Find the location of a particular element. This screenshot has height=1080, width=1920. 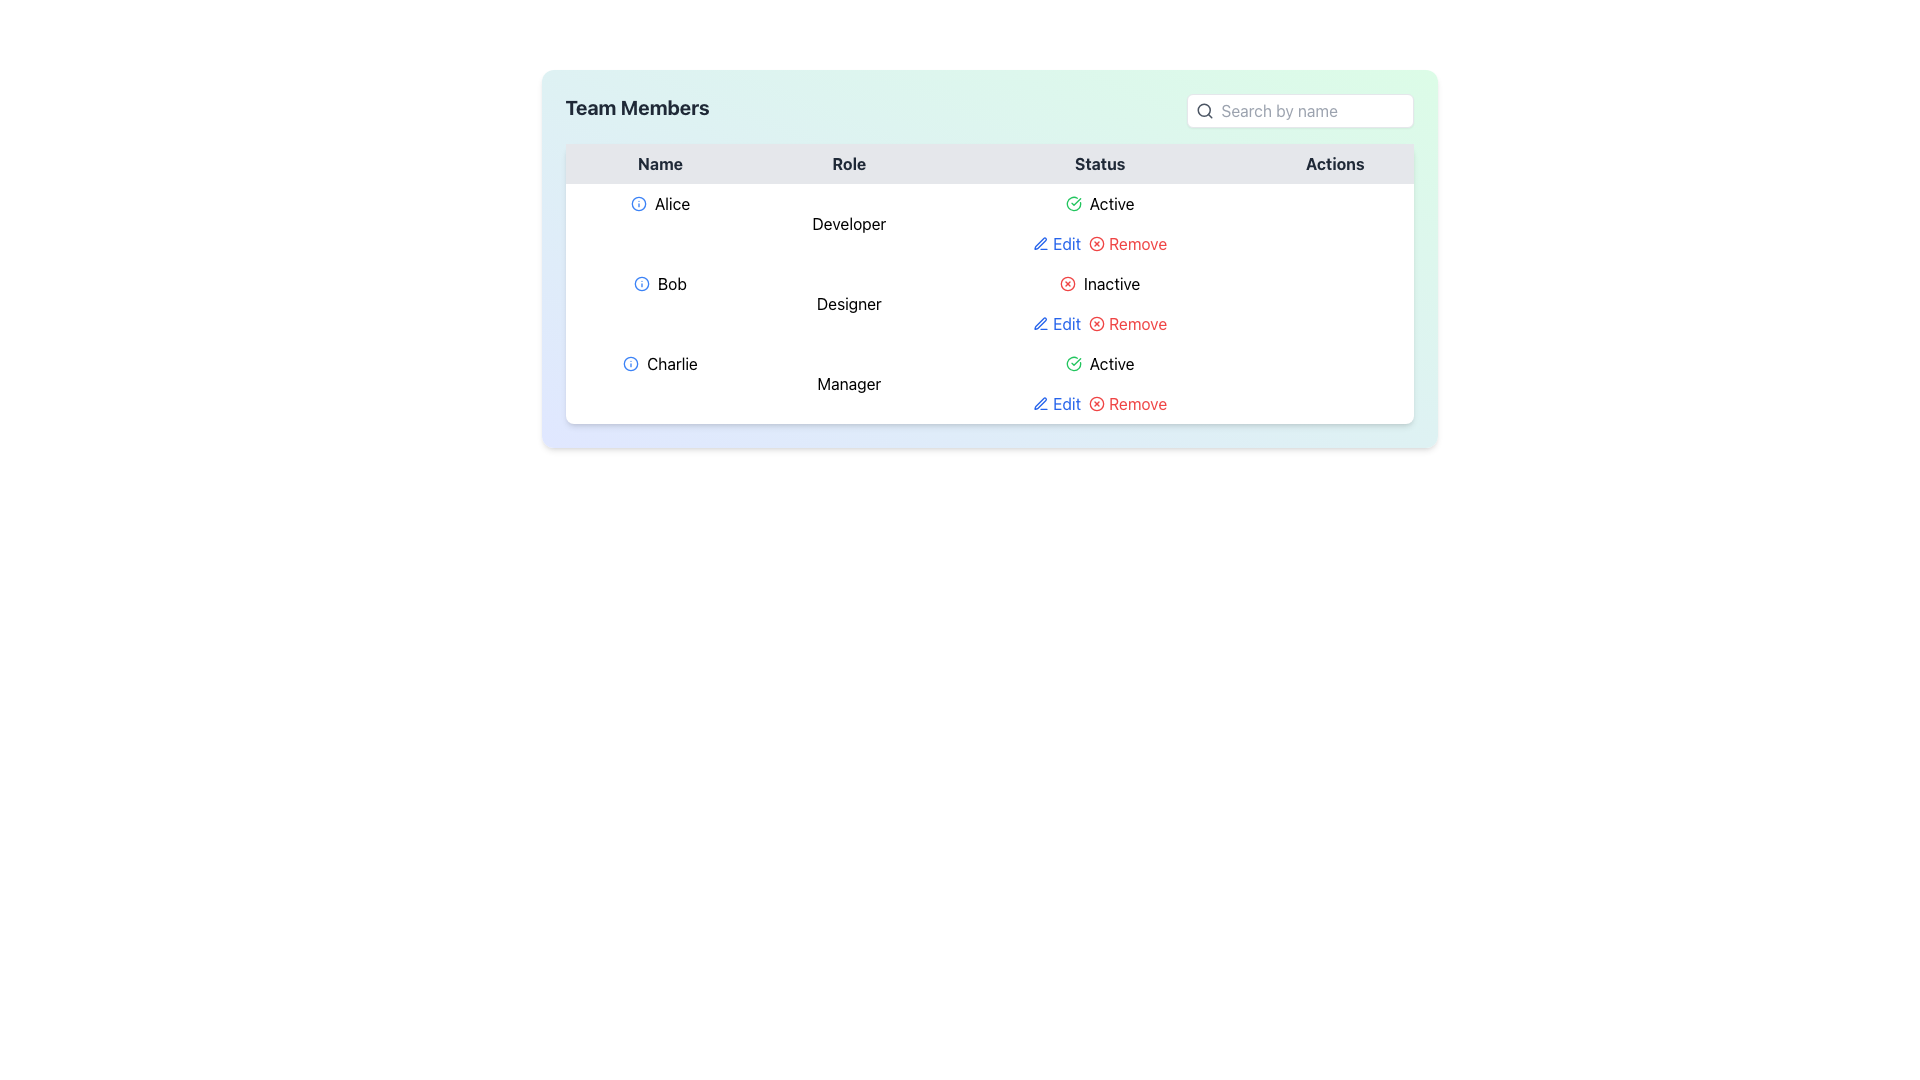

the link with an icon in the 'Actions' column is located at coordinates (1056, 404).